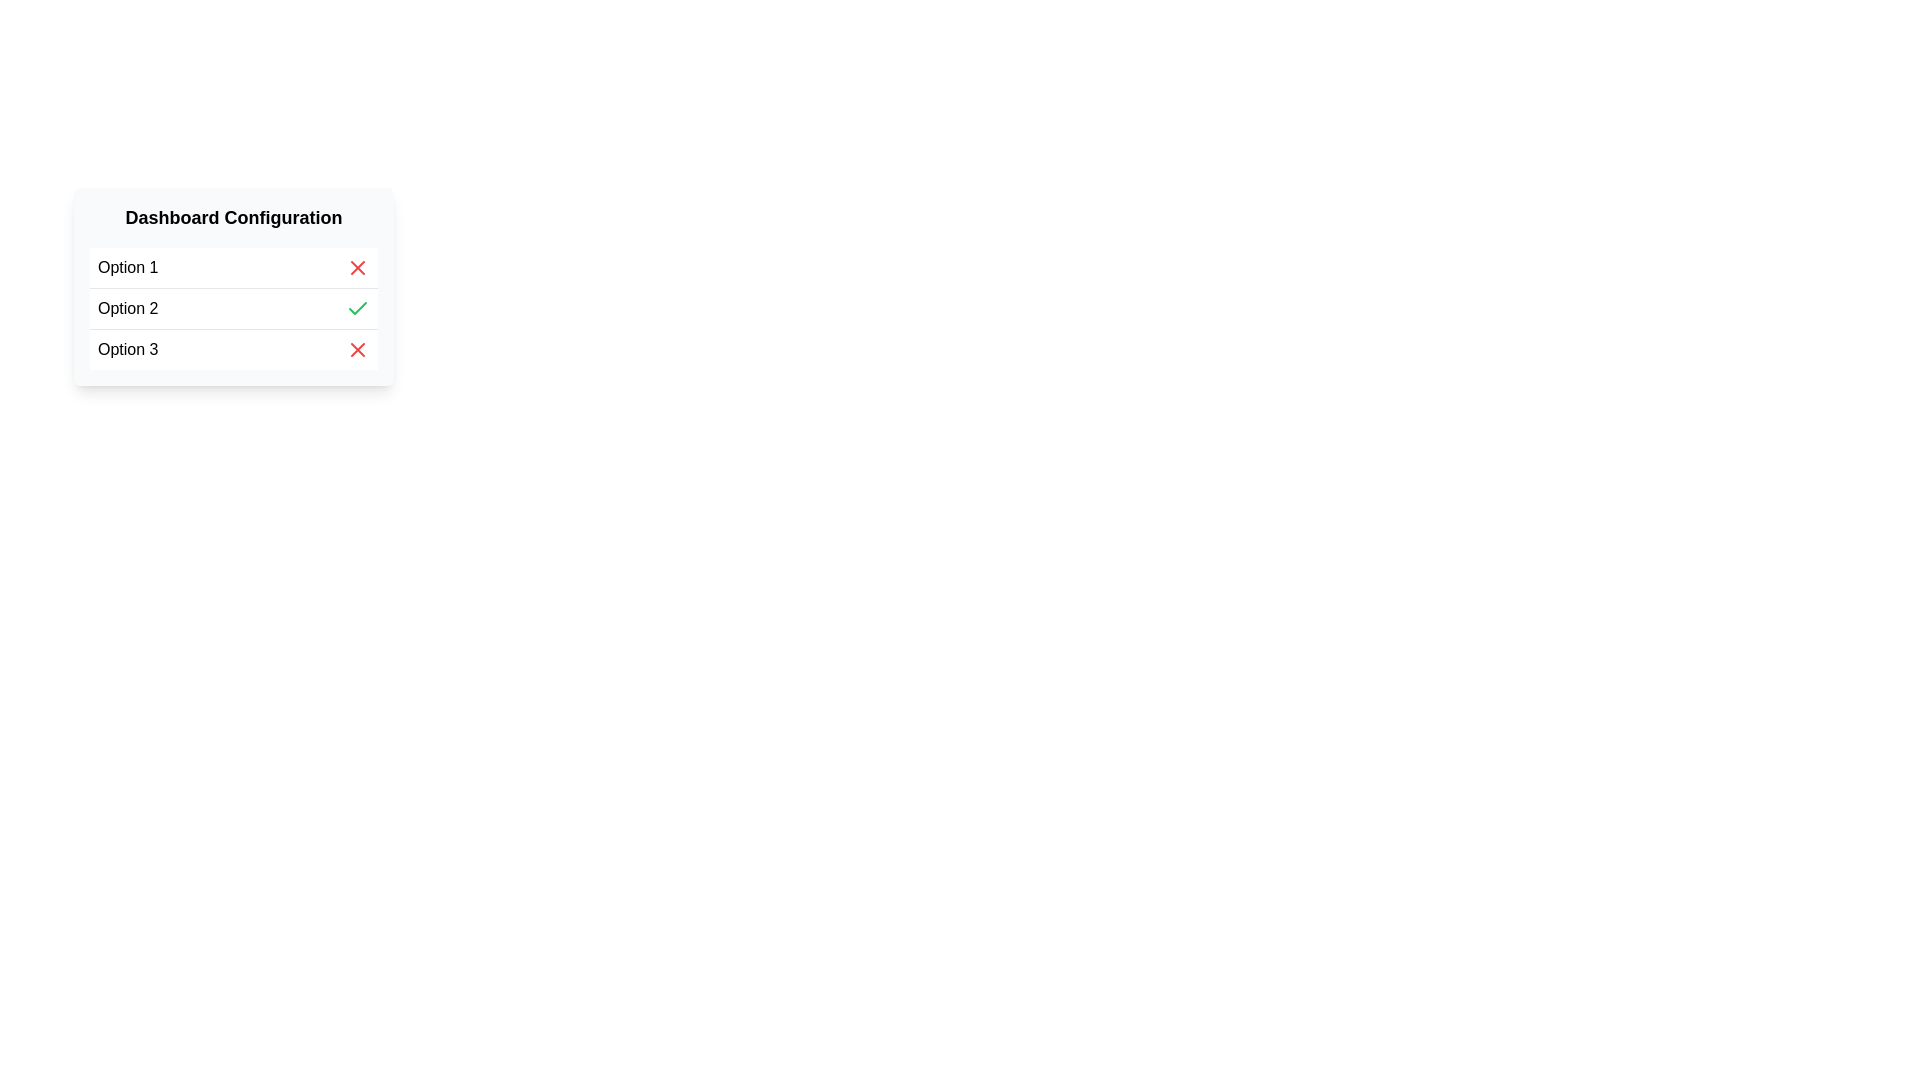 This screenshot has width=1920, height=1080. Describe the element at coordinates (358, 266) in the screenshot. I see `the negation or error indication icon in the first row of options within the 'Dashboard Configuration' dialogue` at that location.